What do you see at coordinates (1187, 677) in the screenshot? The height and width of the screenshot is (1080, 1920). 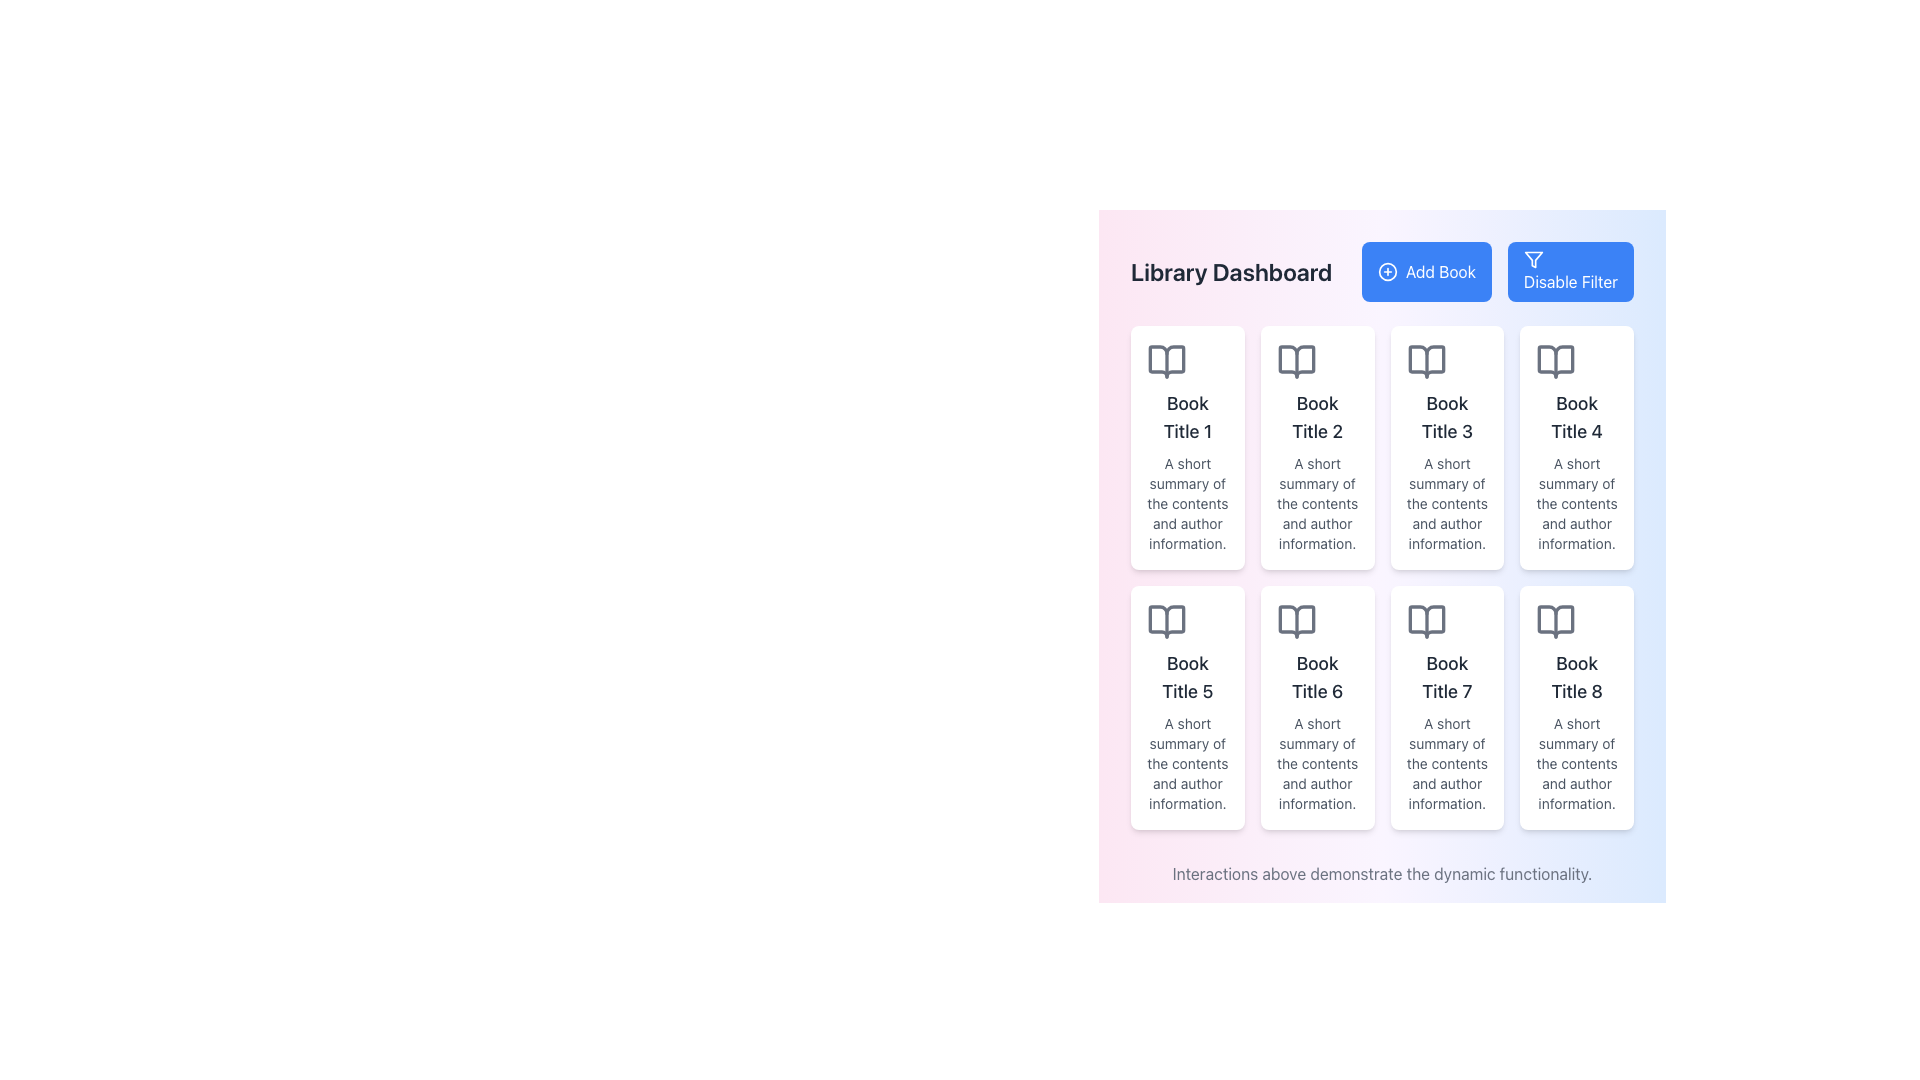 I see `title text of the fifth book entry in the library dashboard, which is located above a descriptive text and below an open book icon` at bounding box center [1187, 677].